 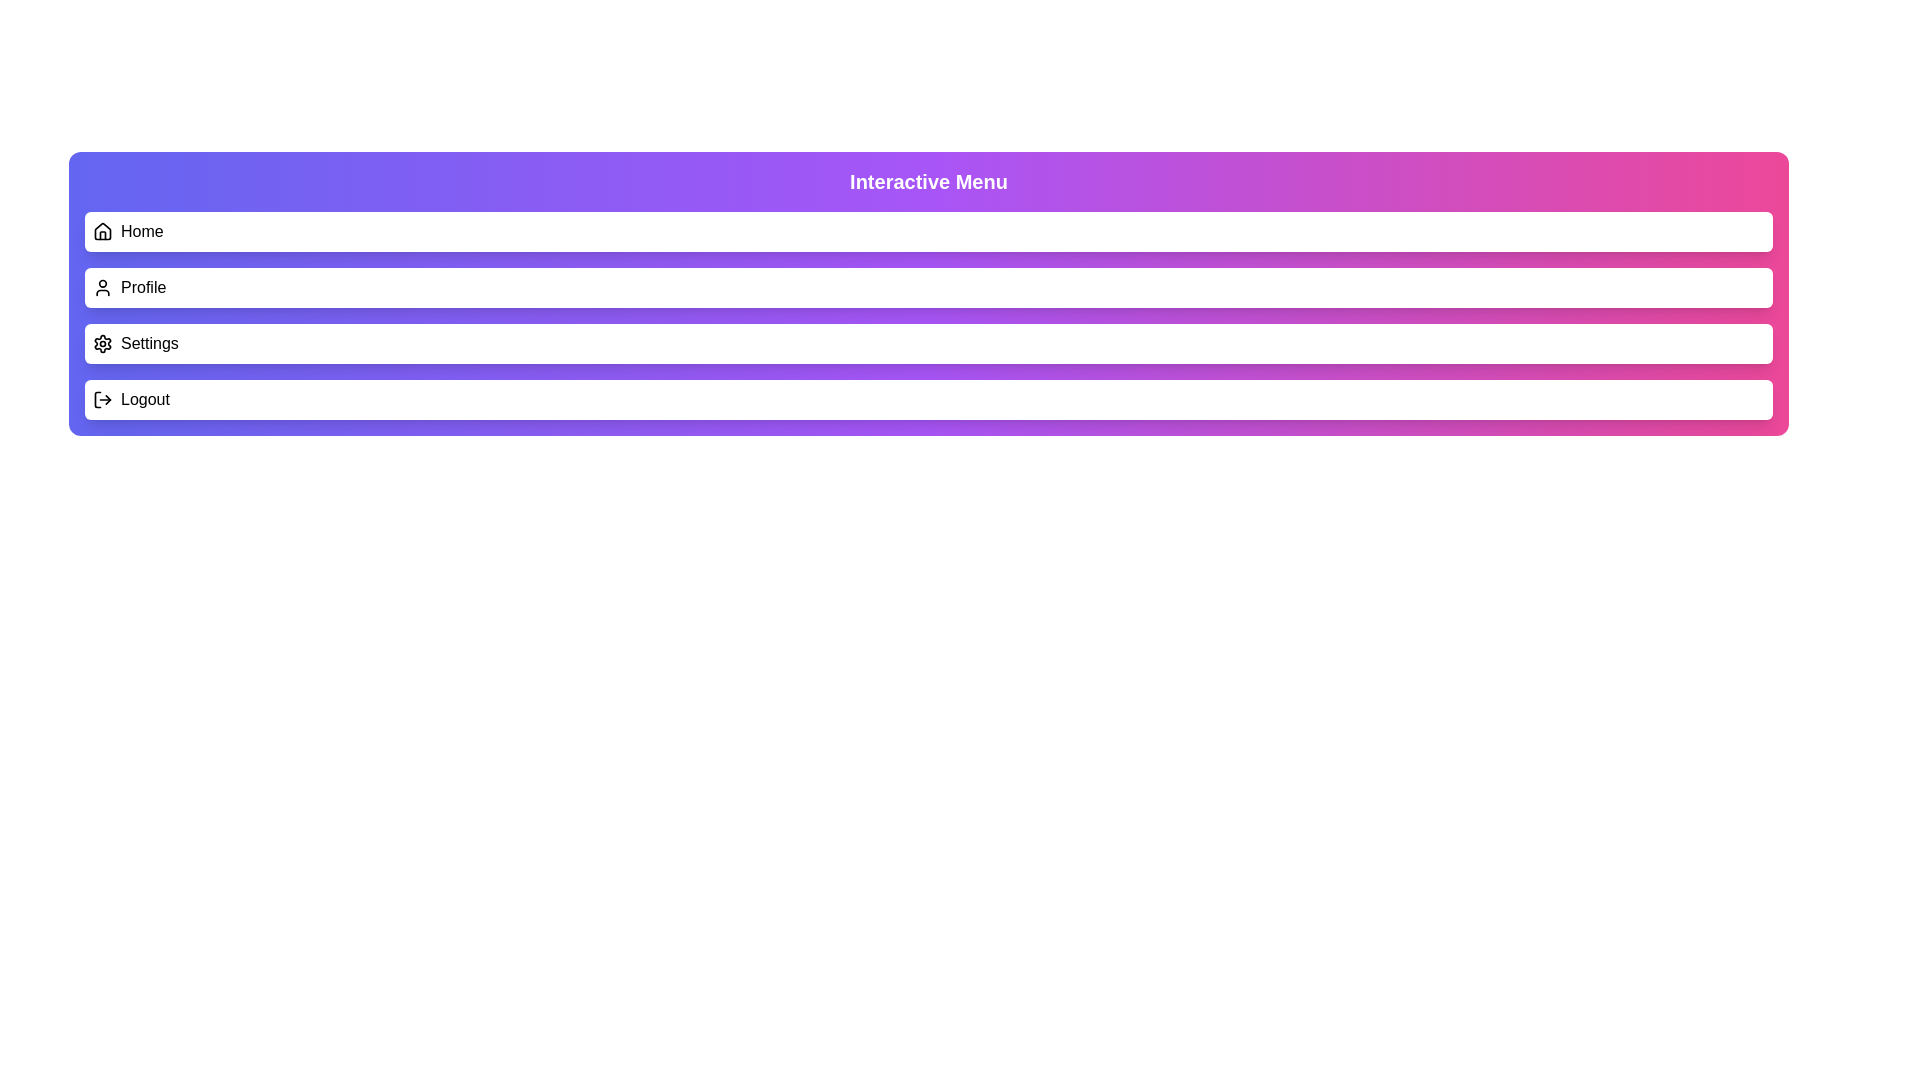 What do you see at coordinates (928, 400) in the screenshot?
I see `the menu item labeled Logout to observe style changes` at bounding box center [928, 400].